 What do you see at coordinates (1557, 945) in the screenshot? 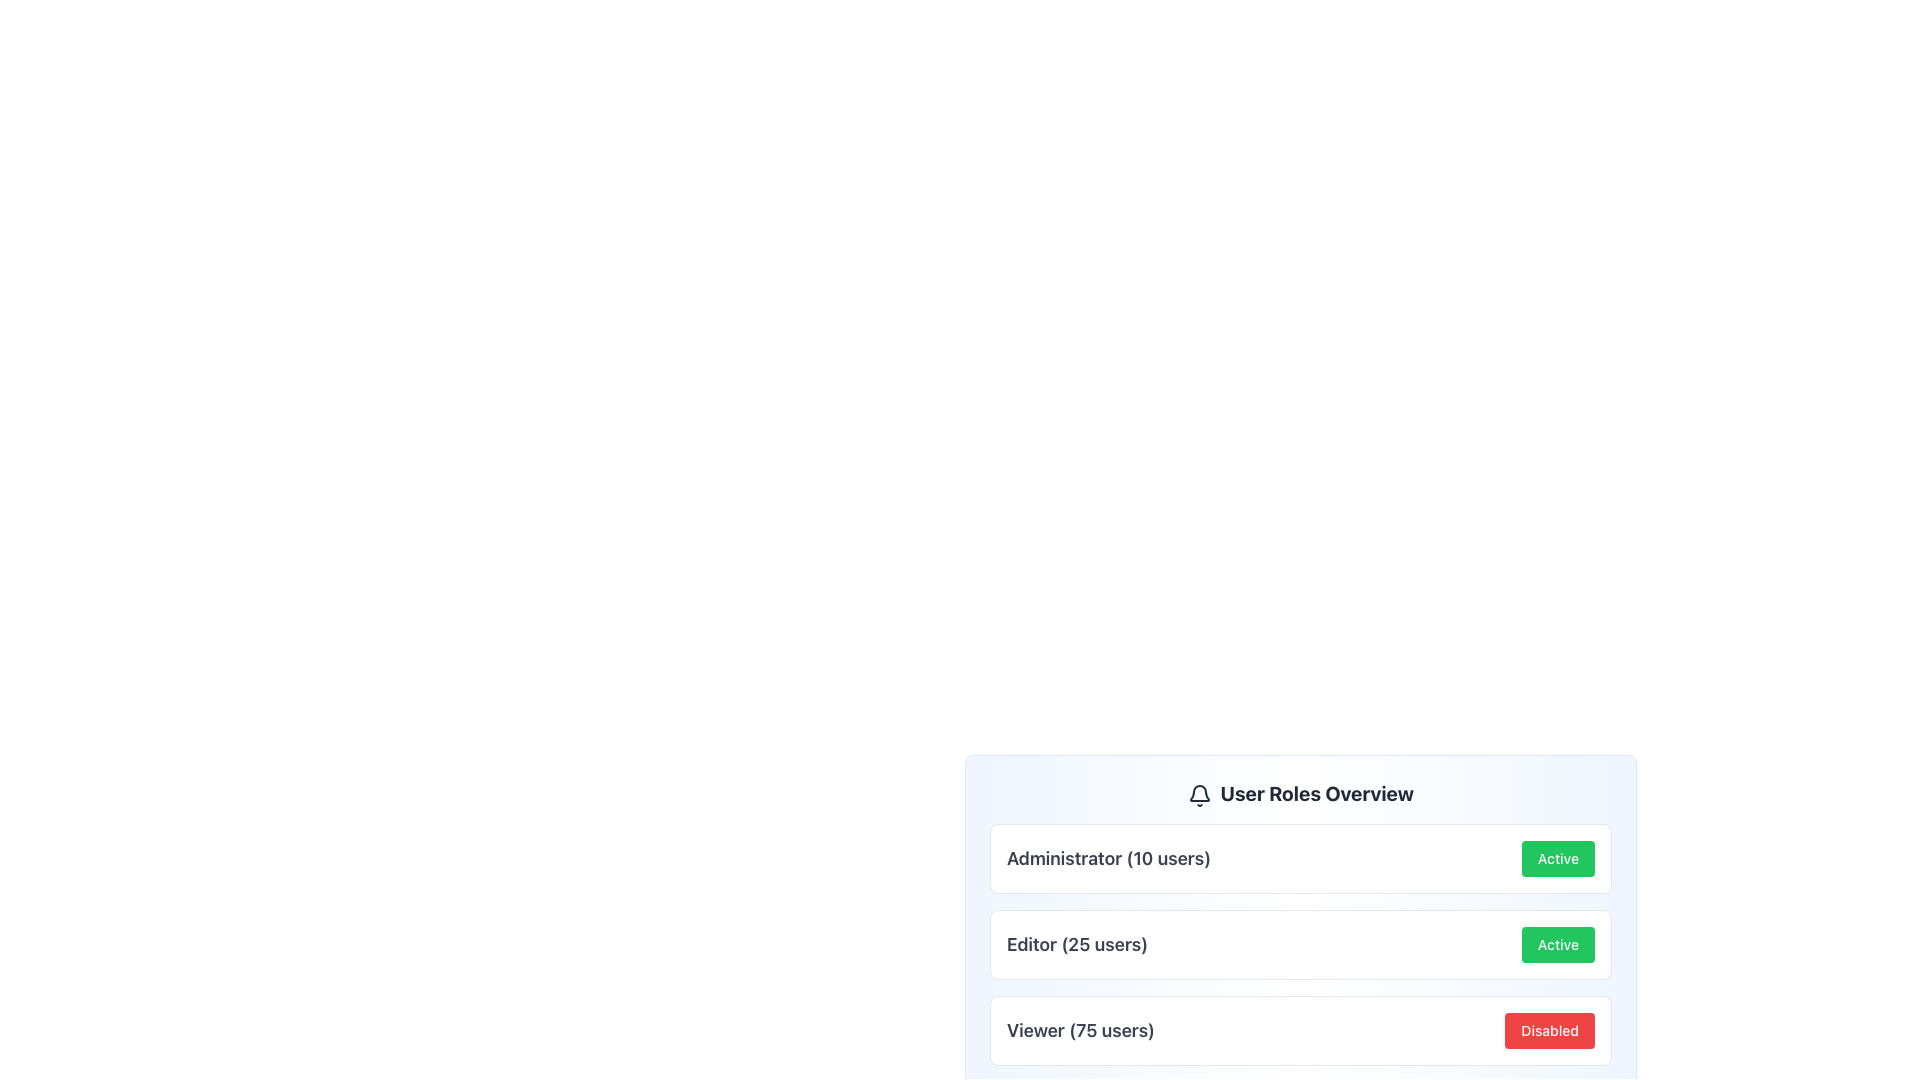
I see `the 'Active' button located in the 'Editor (25 users)' row of the 'User Roles Overview' section` at bounding box center [1557, 945].